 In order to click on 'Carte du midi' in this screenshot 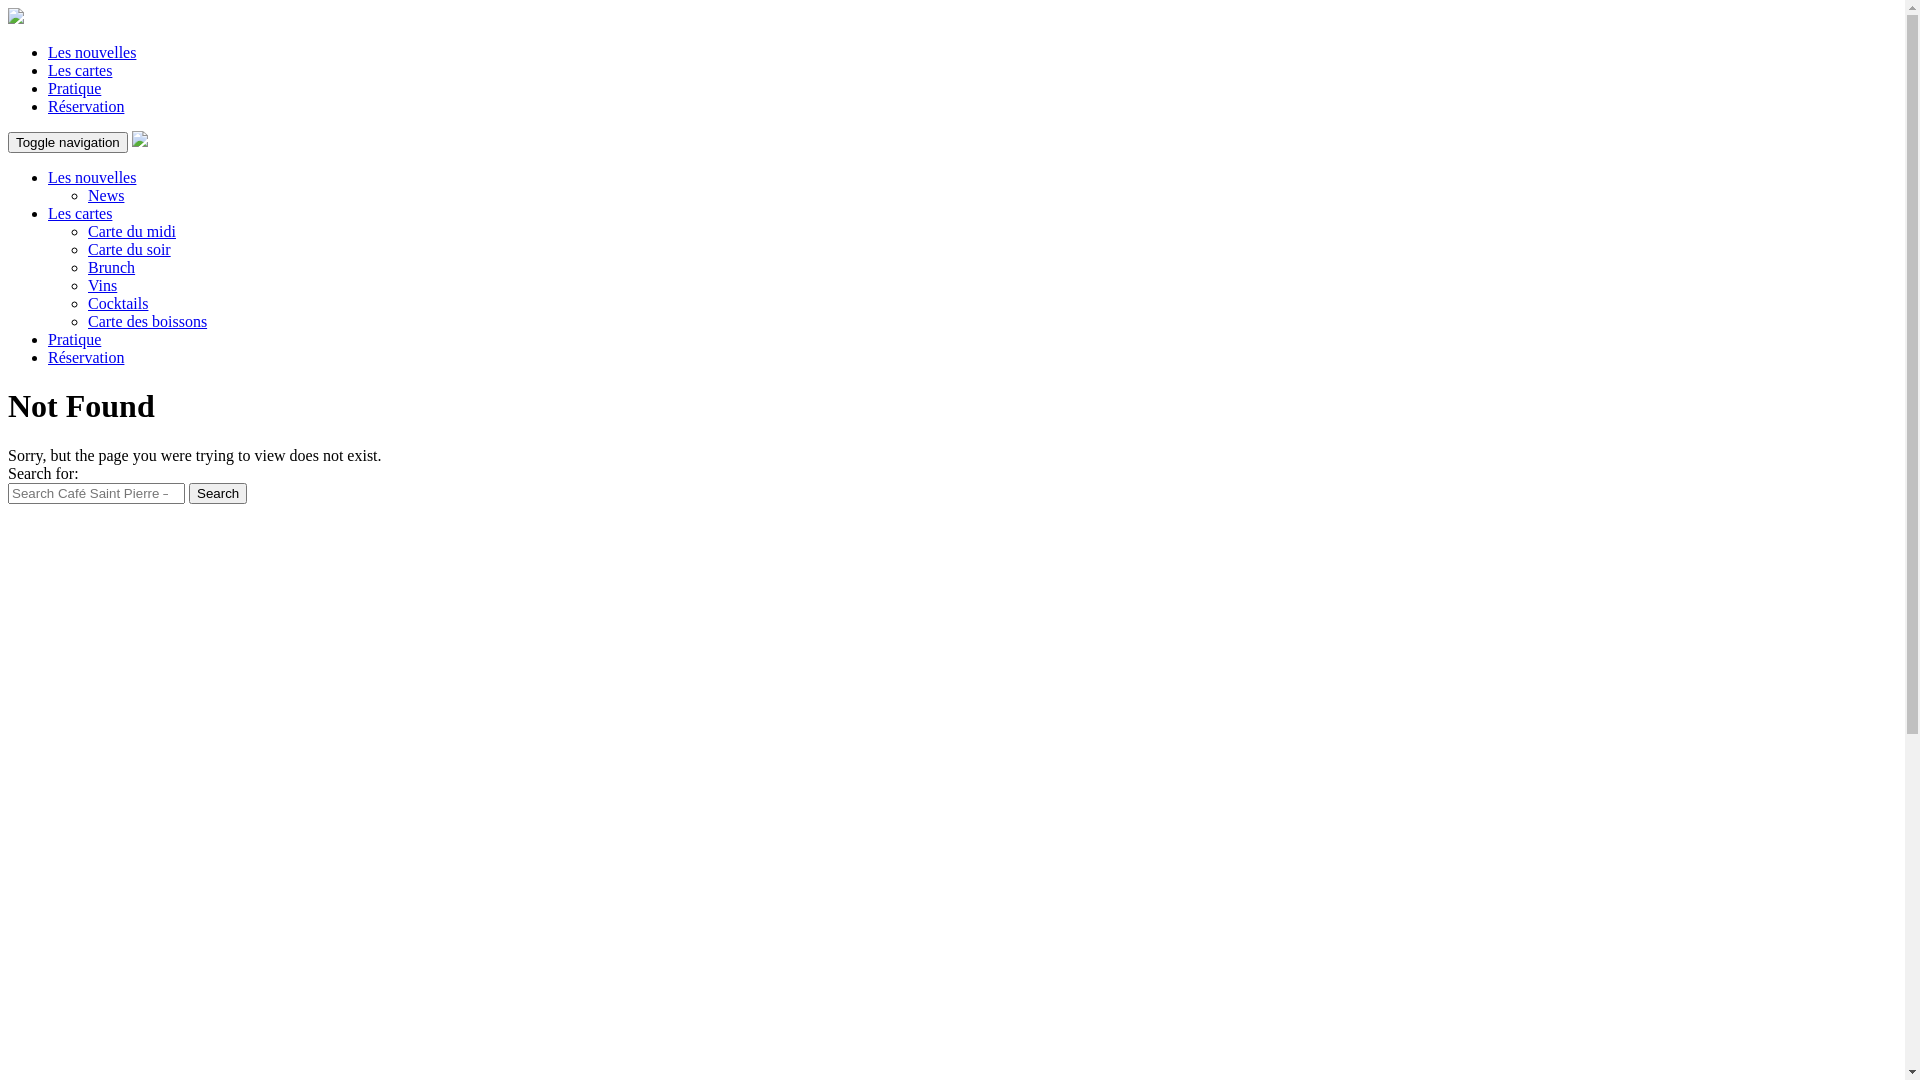, I will do `click(130, 230)`.